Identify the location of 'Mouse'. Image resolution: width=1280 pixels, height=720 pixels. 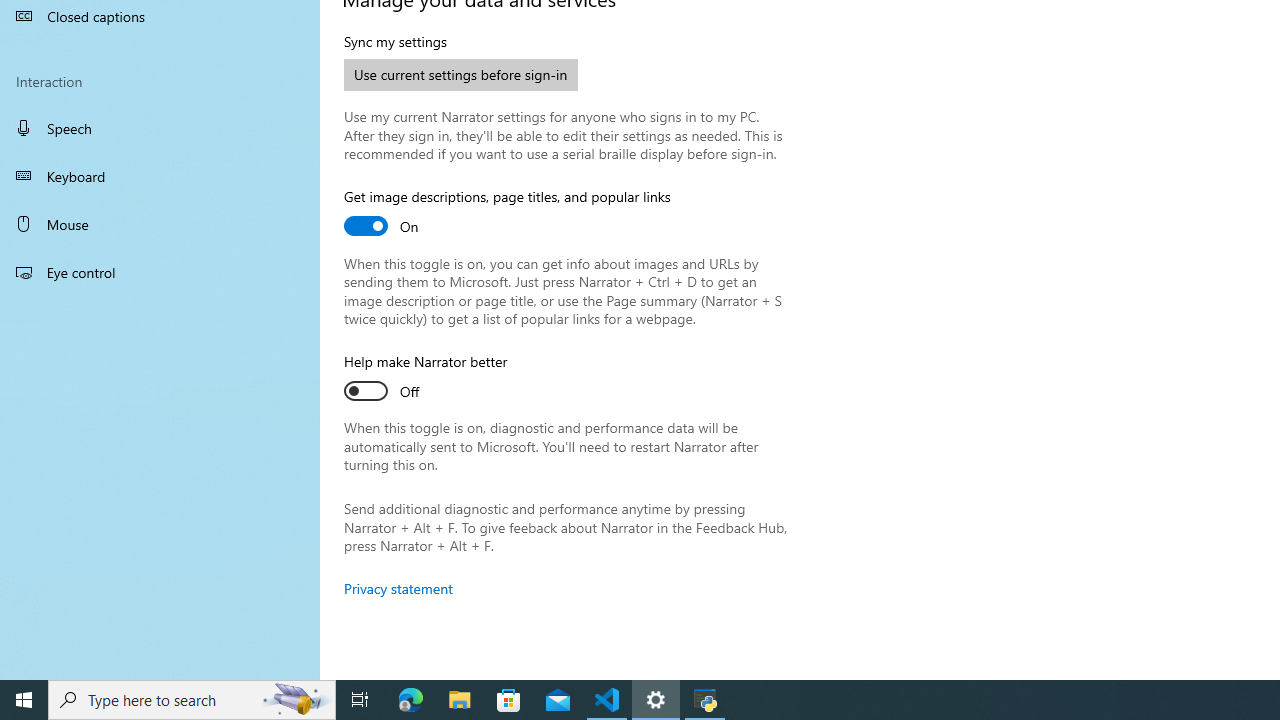
(160, 223).